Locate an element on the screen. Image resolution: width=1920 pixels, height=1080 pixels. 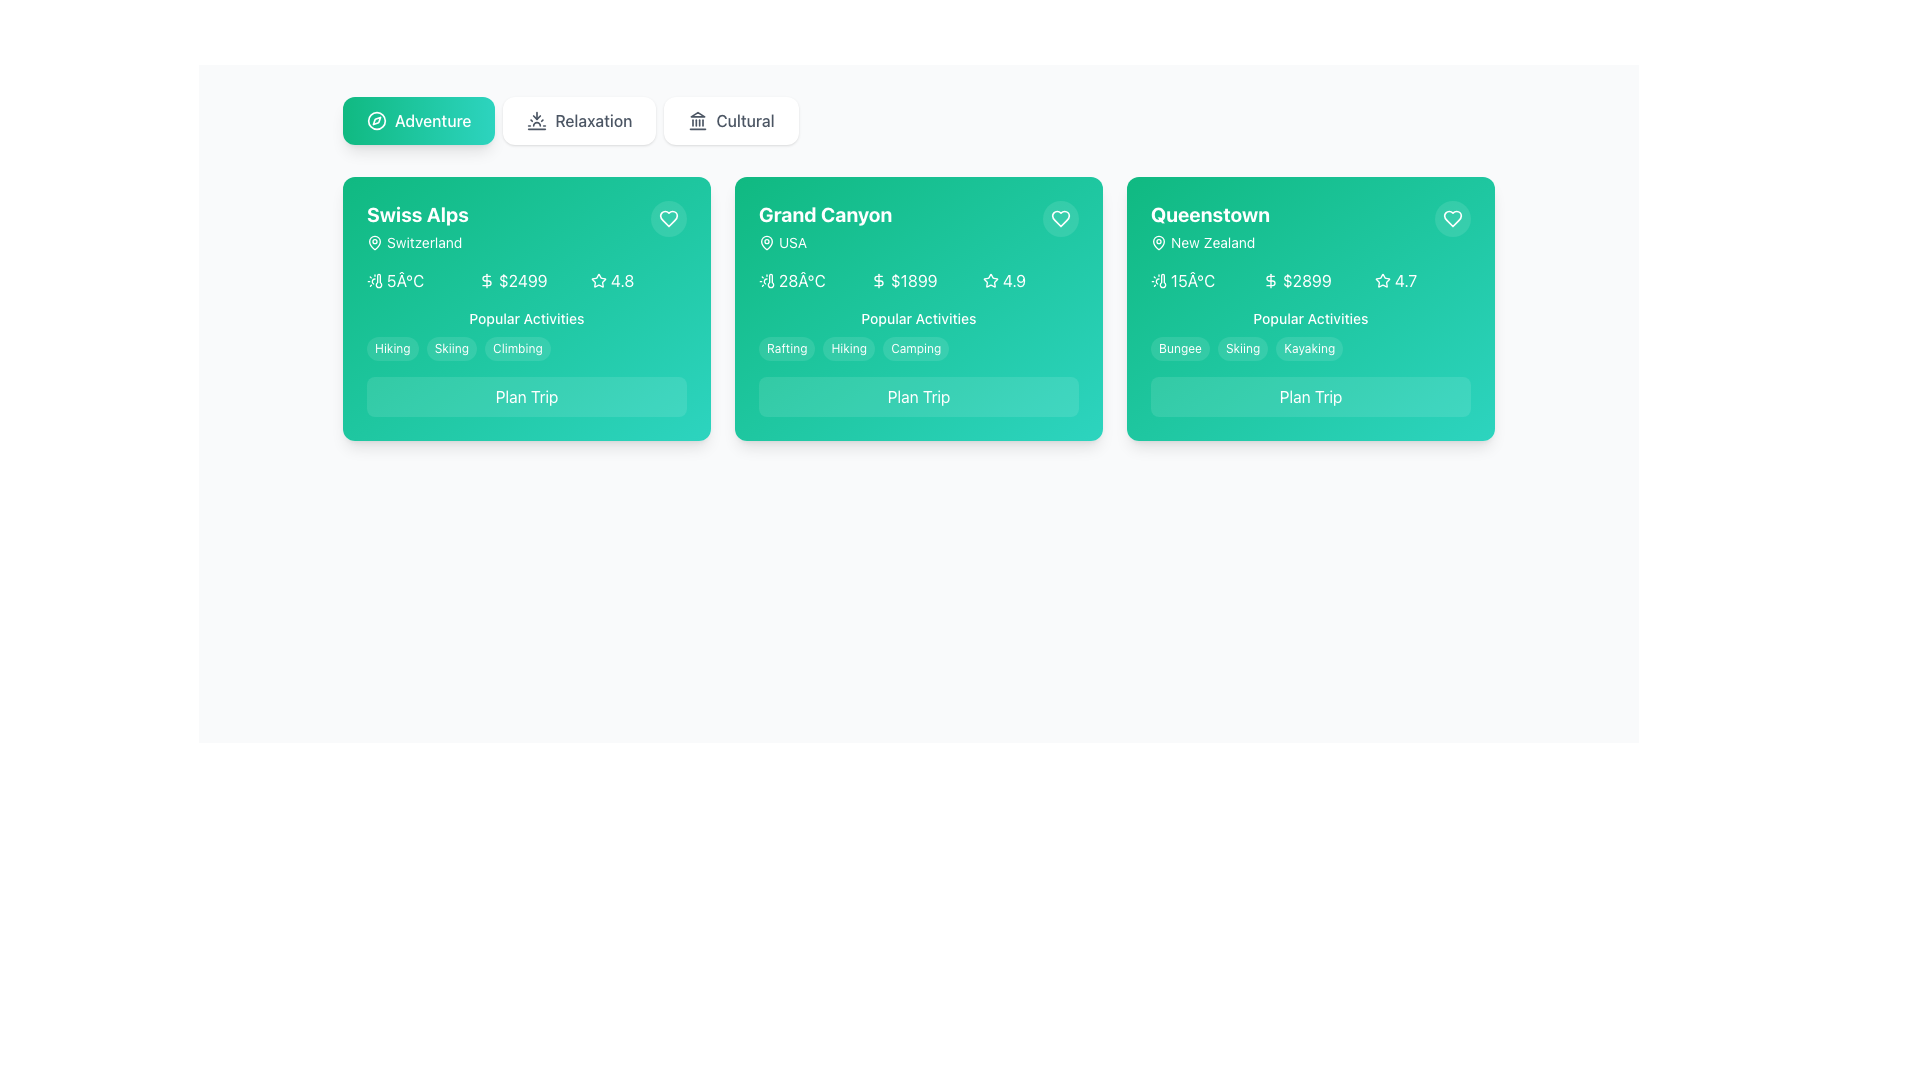
the interactive button with a heart icon at the top-right corner of the 'Grand Canyon' card to change its background appearance is located at coordinates (1059, 219).